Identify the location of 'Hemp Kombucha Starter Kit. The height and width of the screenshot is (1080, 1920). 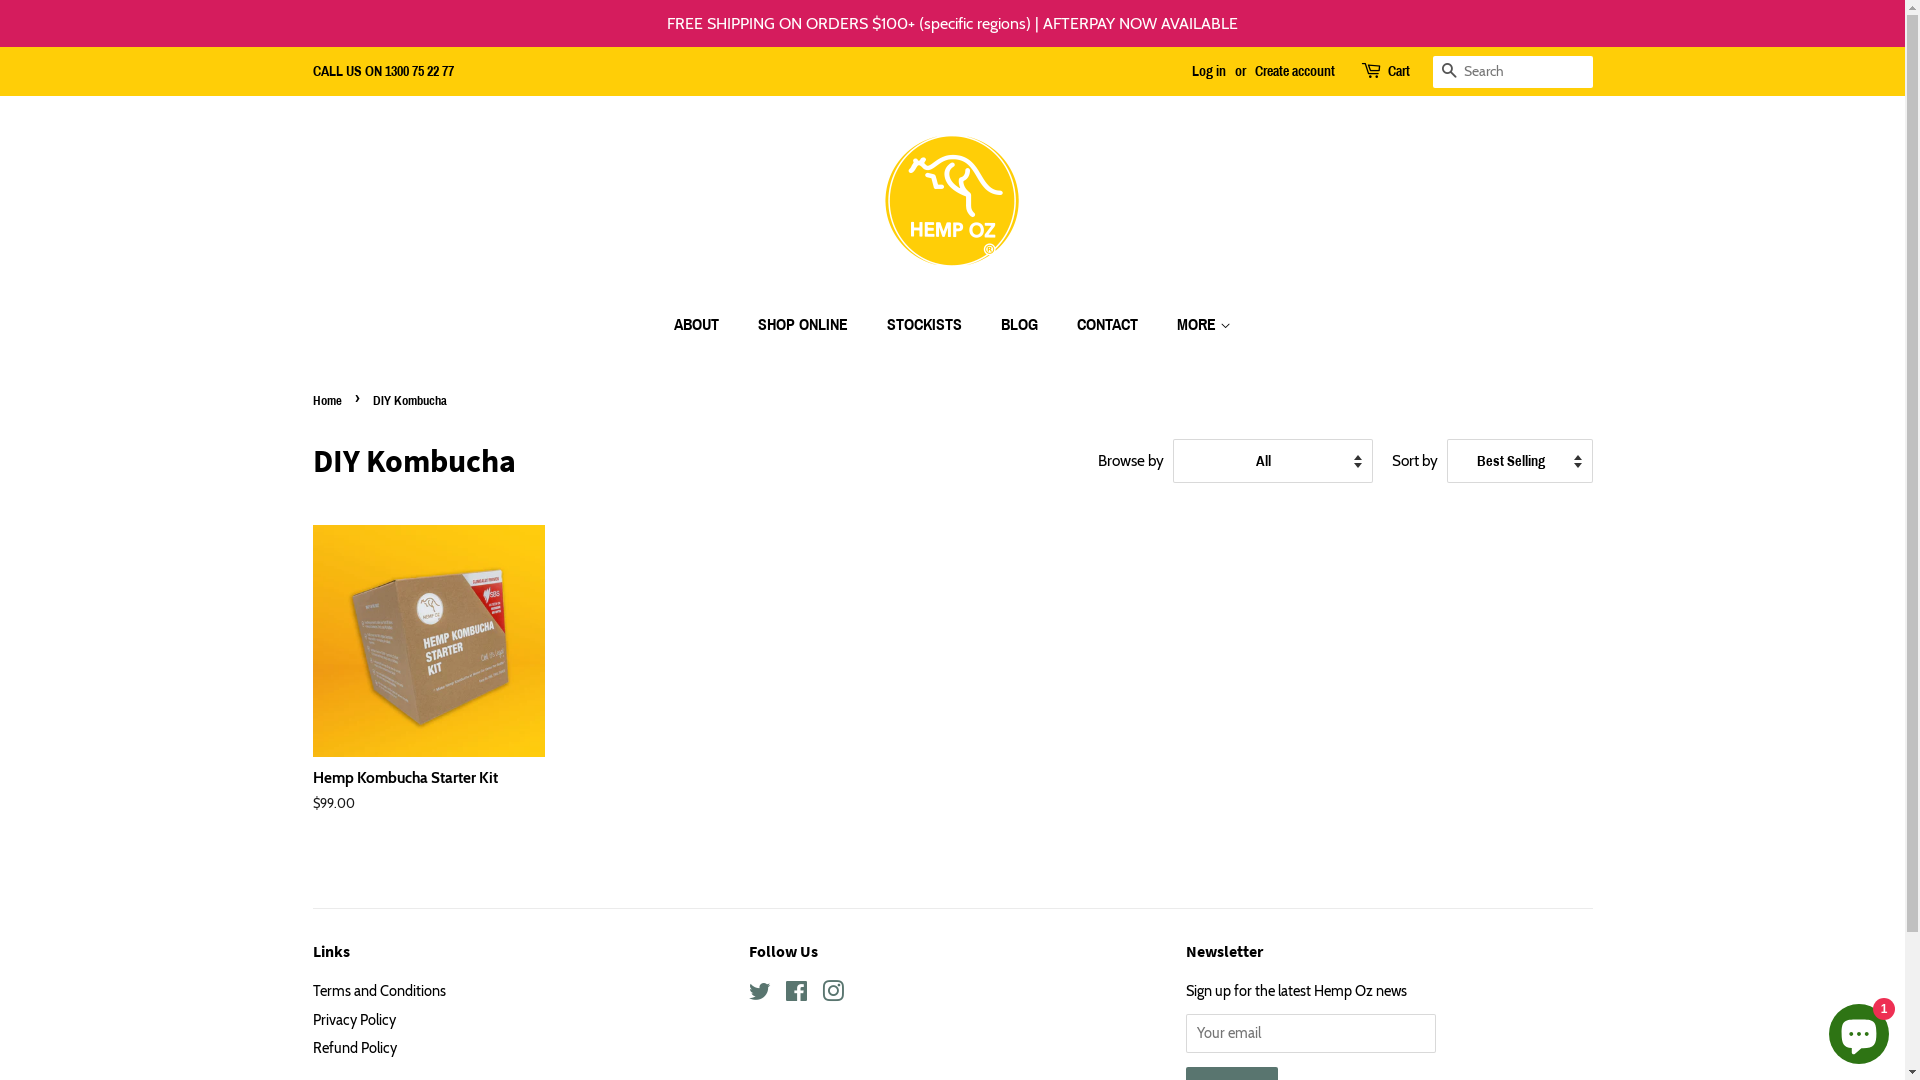
(426, 685).